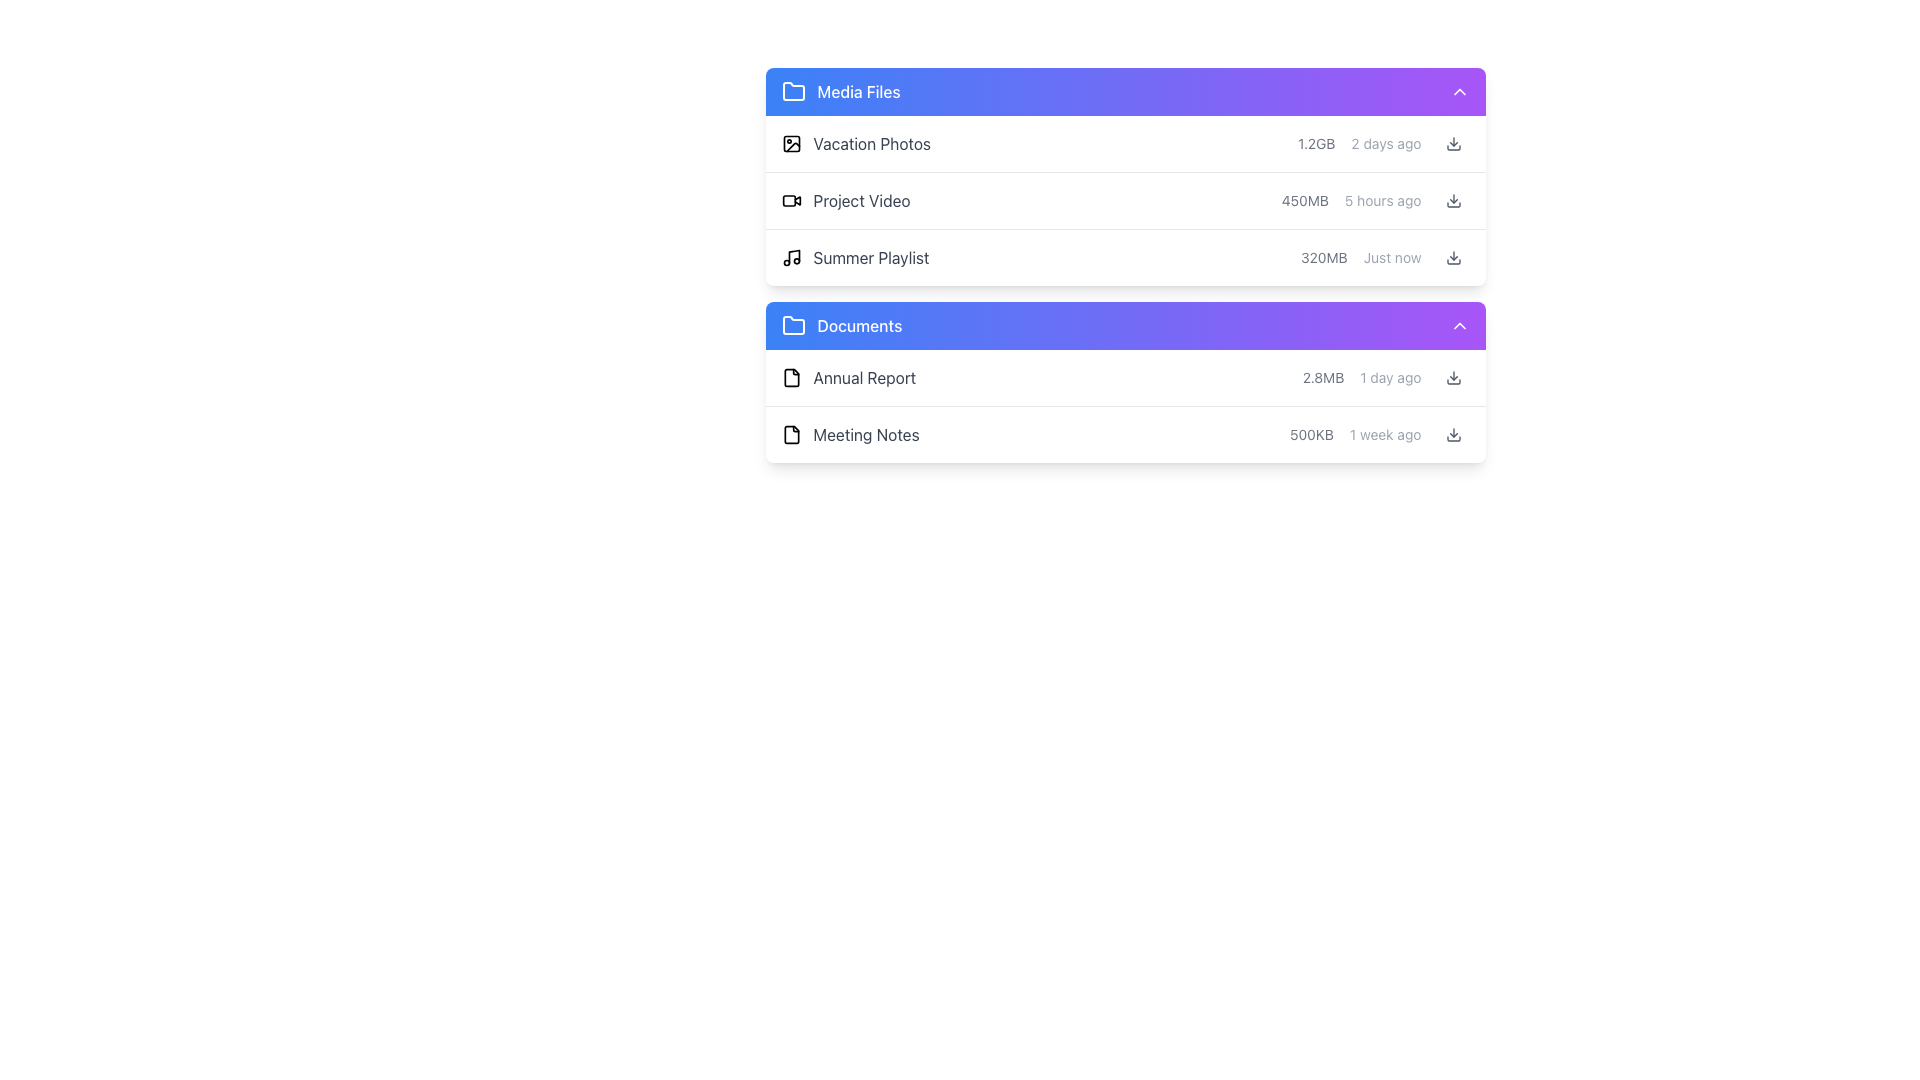 This screenshot has height=1080, width=1920. Describe the element at coordinates (792, 325) in the screenshot. I see `the folder icon, which is vividly colored blue and located to the left of the 'Documents' label in the second section of the panel` at that location.